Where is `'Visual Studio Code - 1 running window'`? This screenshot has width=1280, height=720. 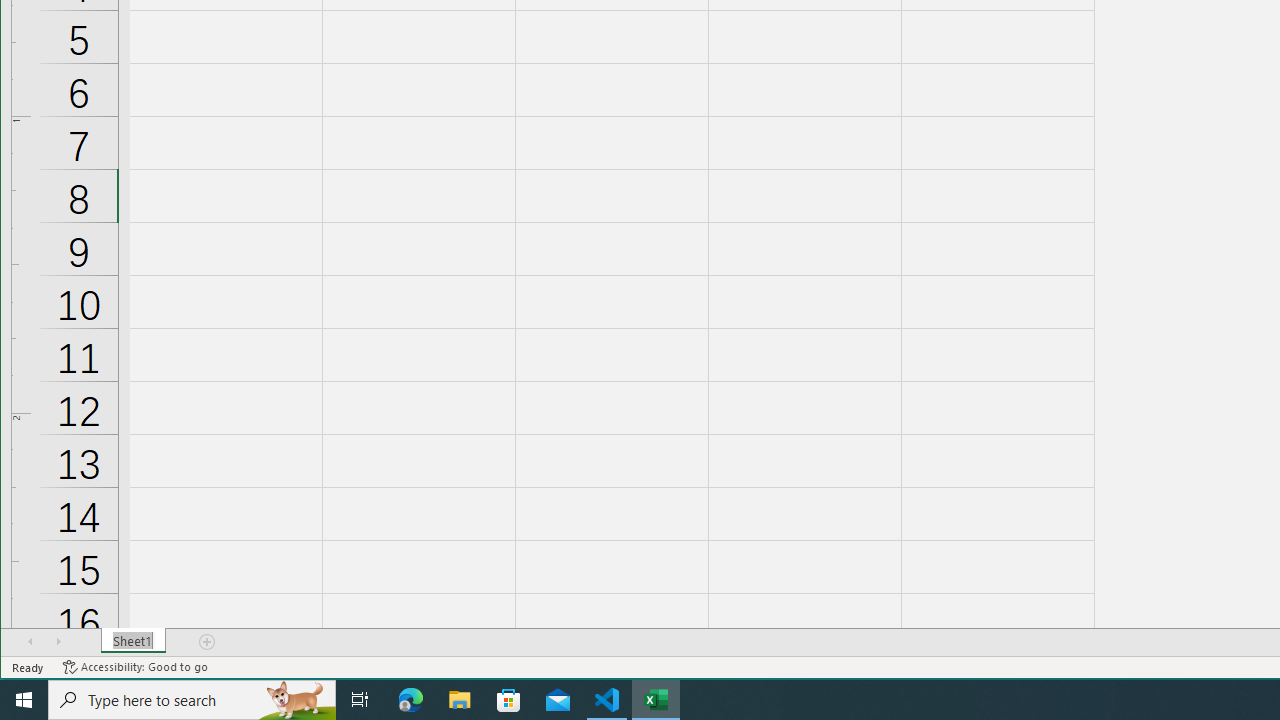
'Visual Studio Code - 1 running window' is located at coordinates (606, 698).